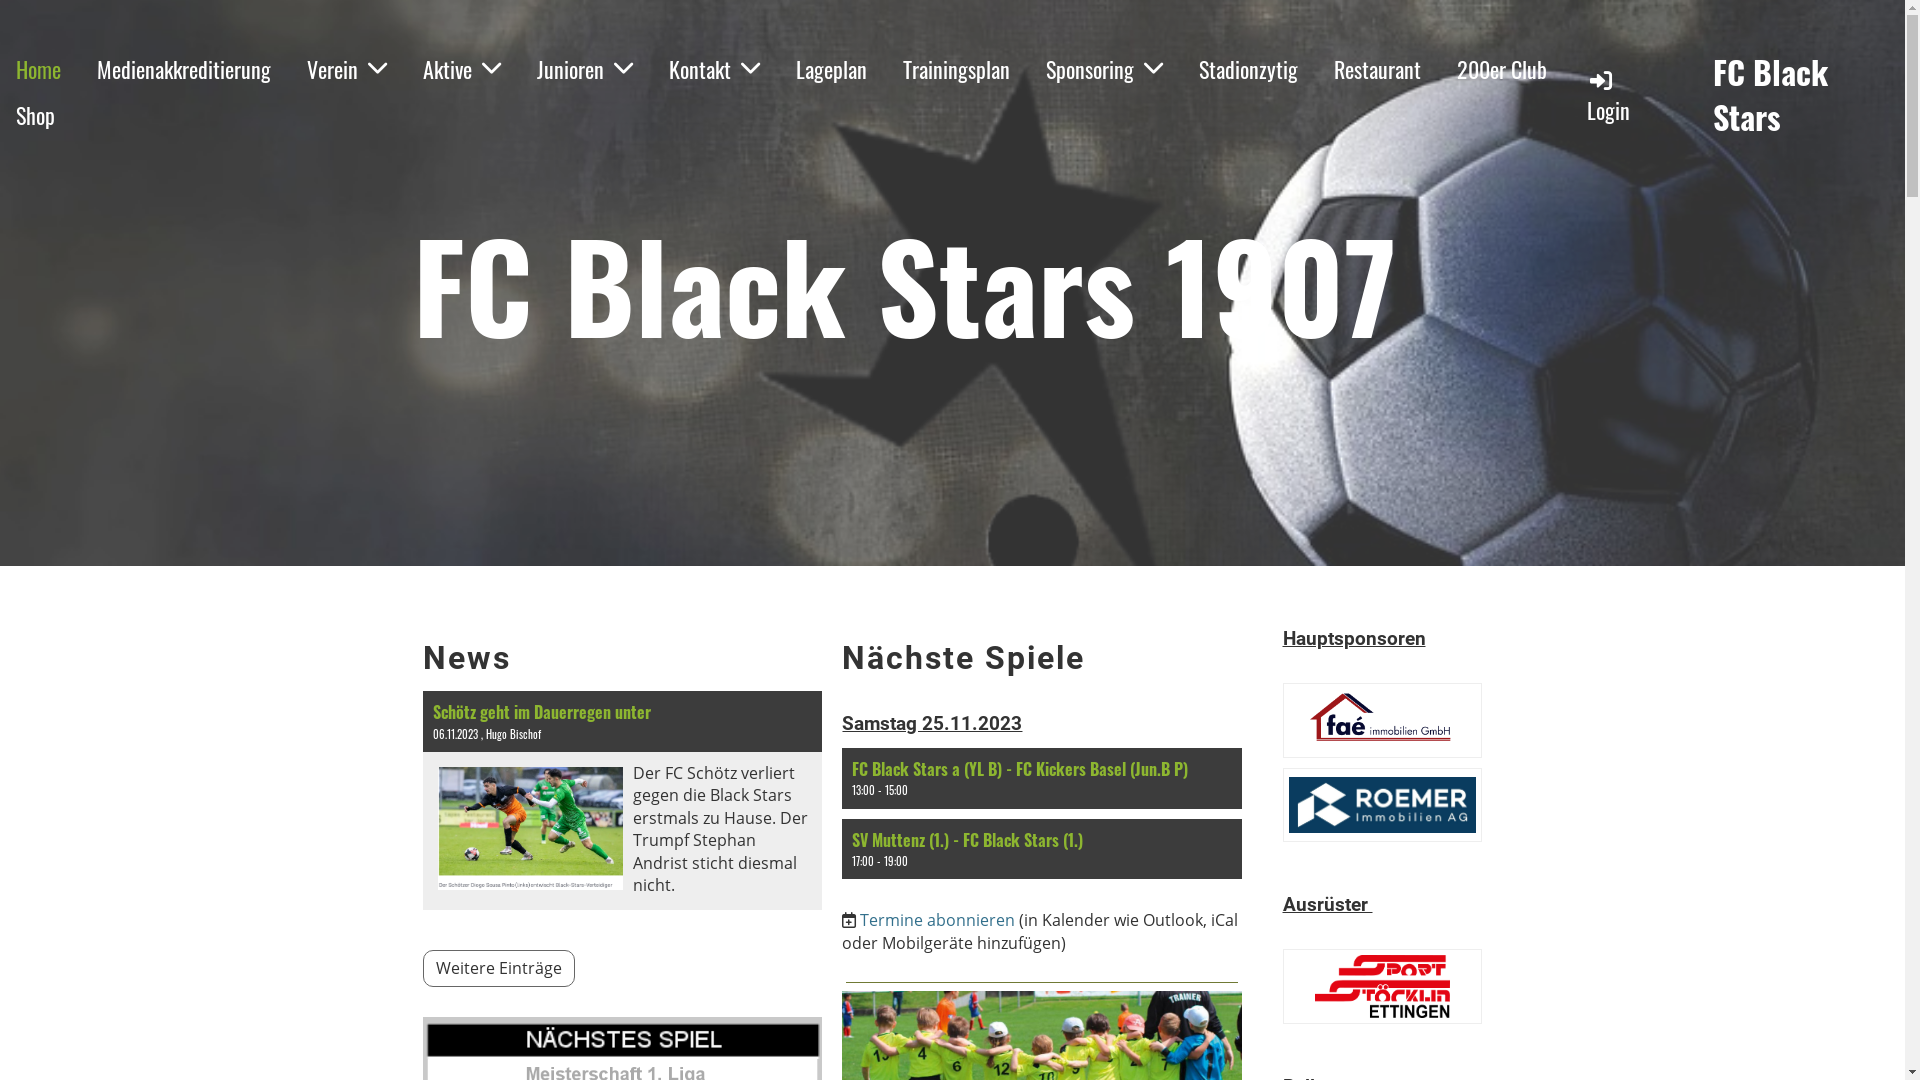 The width and height of the screenshot is (1920, 1080). What do you see at coordinates (652, 68) in the screenshot?
I see `'Kontakt'` at bounding box center [652, 68].